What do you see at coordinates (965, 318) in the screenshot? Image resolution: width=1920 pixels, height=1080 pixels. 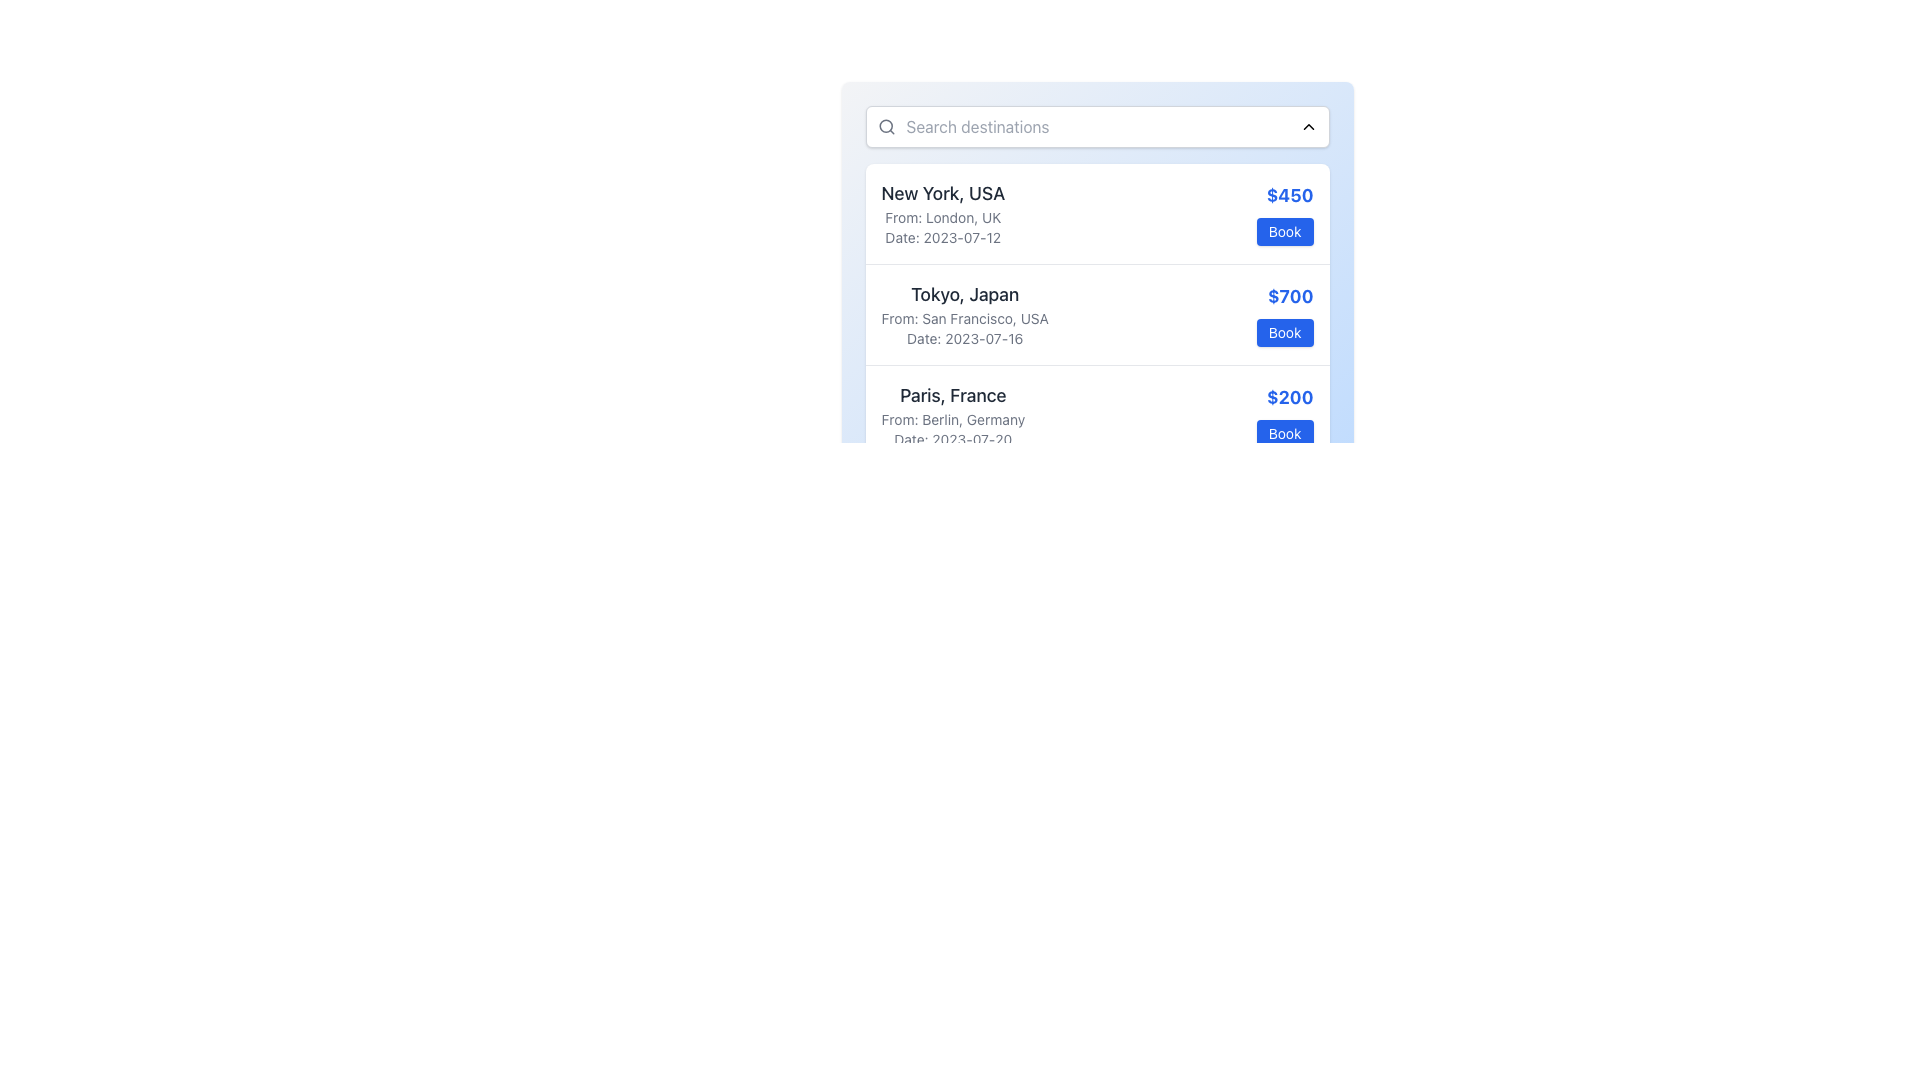 I see `the Text Label displaying 'From: San Francisco, USA', which is styled in gray and positioned below 'Tokyo, Japan'` at bounding box center [965, 318].